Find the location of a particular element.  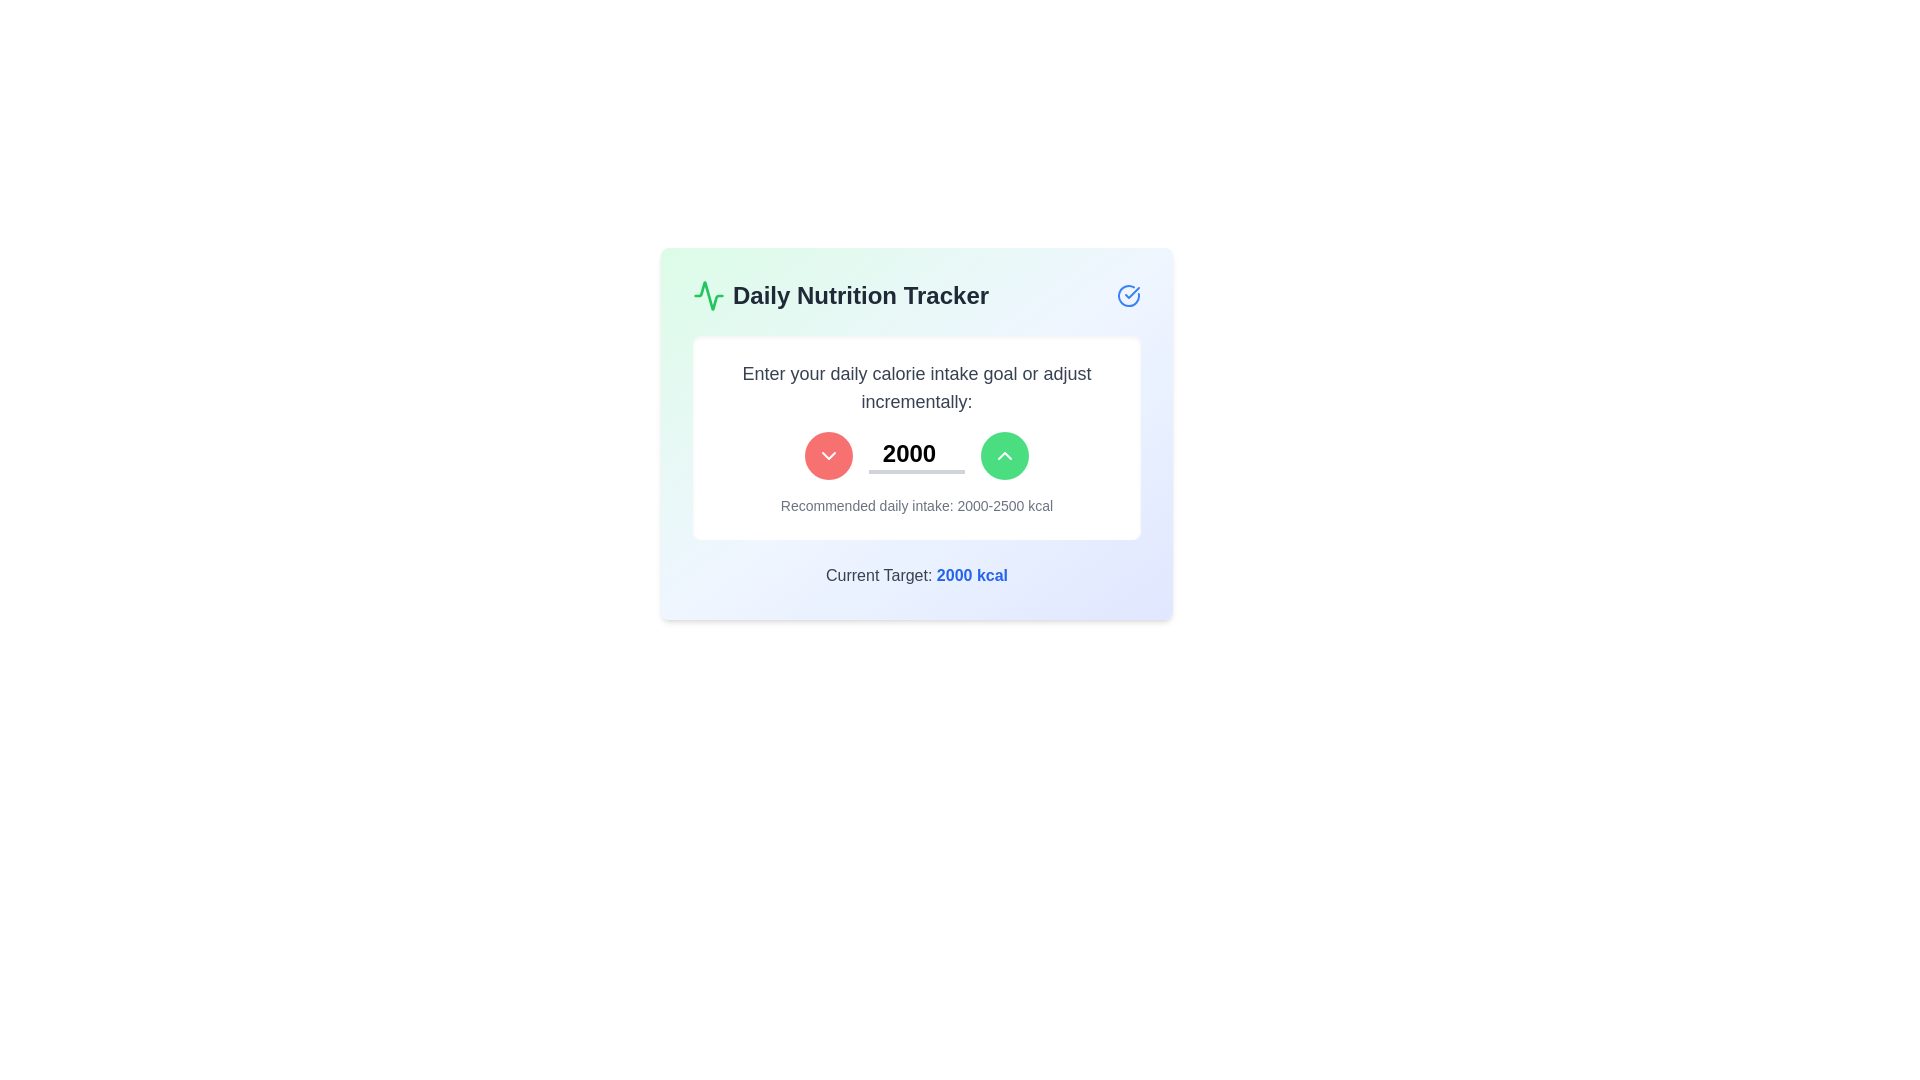

the informational text displaying the recommended daily calorie intake range, located at the bottom of the calorie tracker UI is located at coordinates (915, 504).